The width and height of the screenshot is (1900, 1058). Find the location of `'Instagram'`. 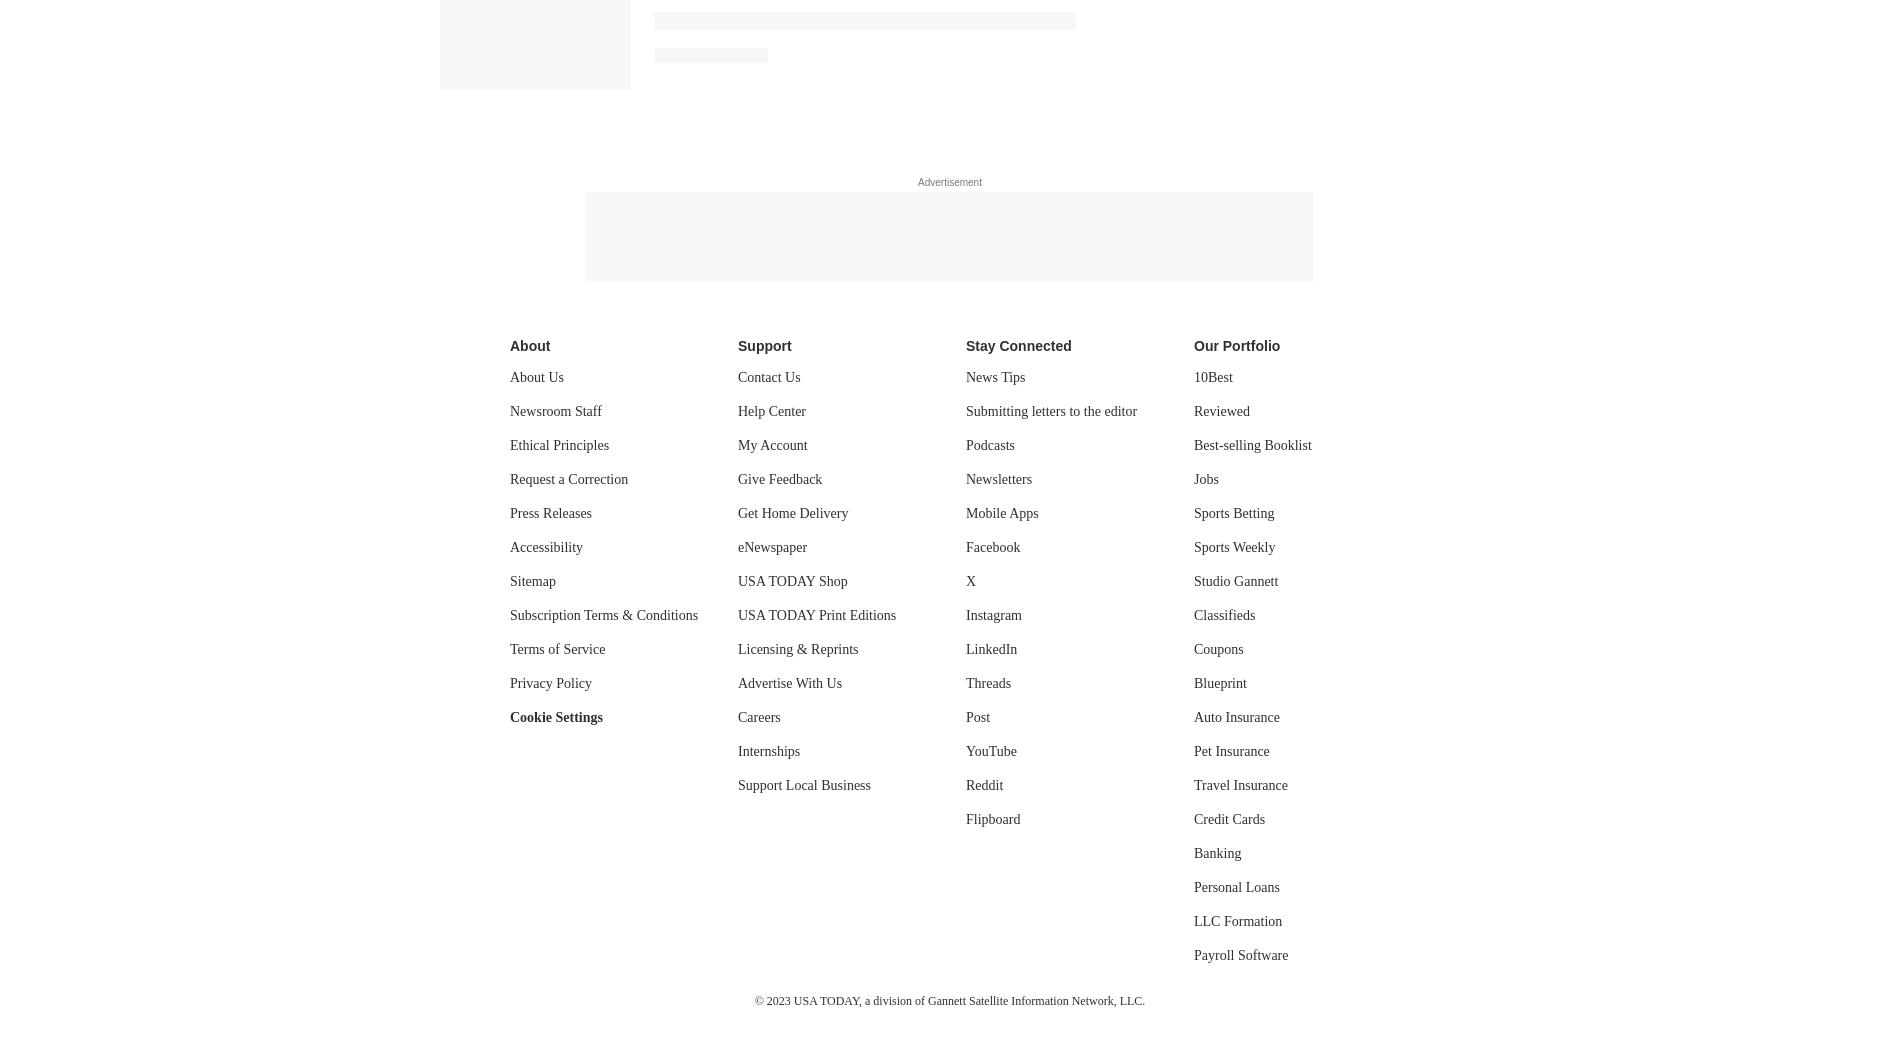

'Instagram' is located at coordinates (993, 615).